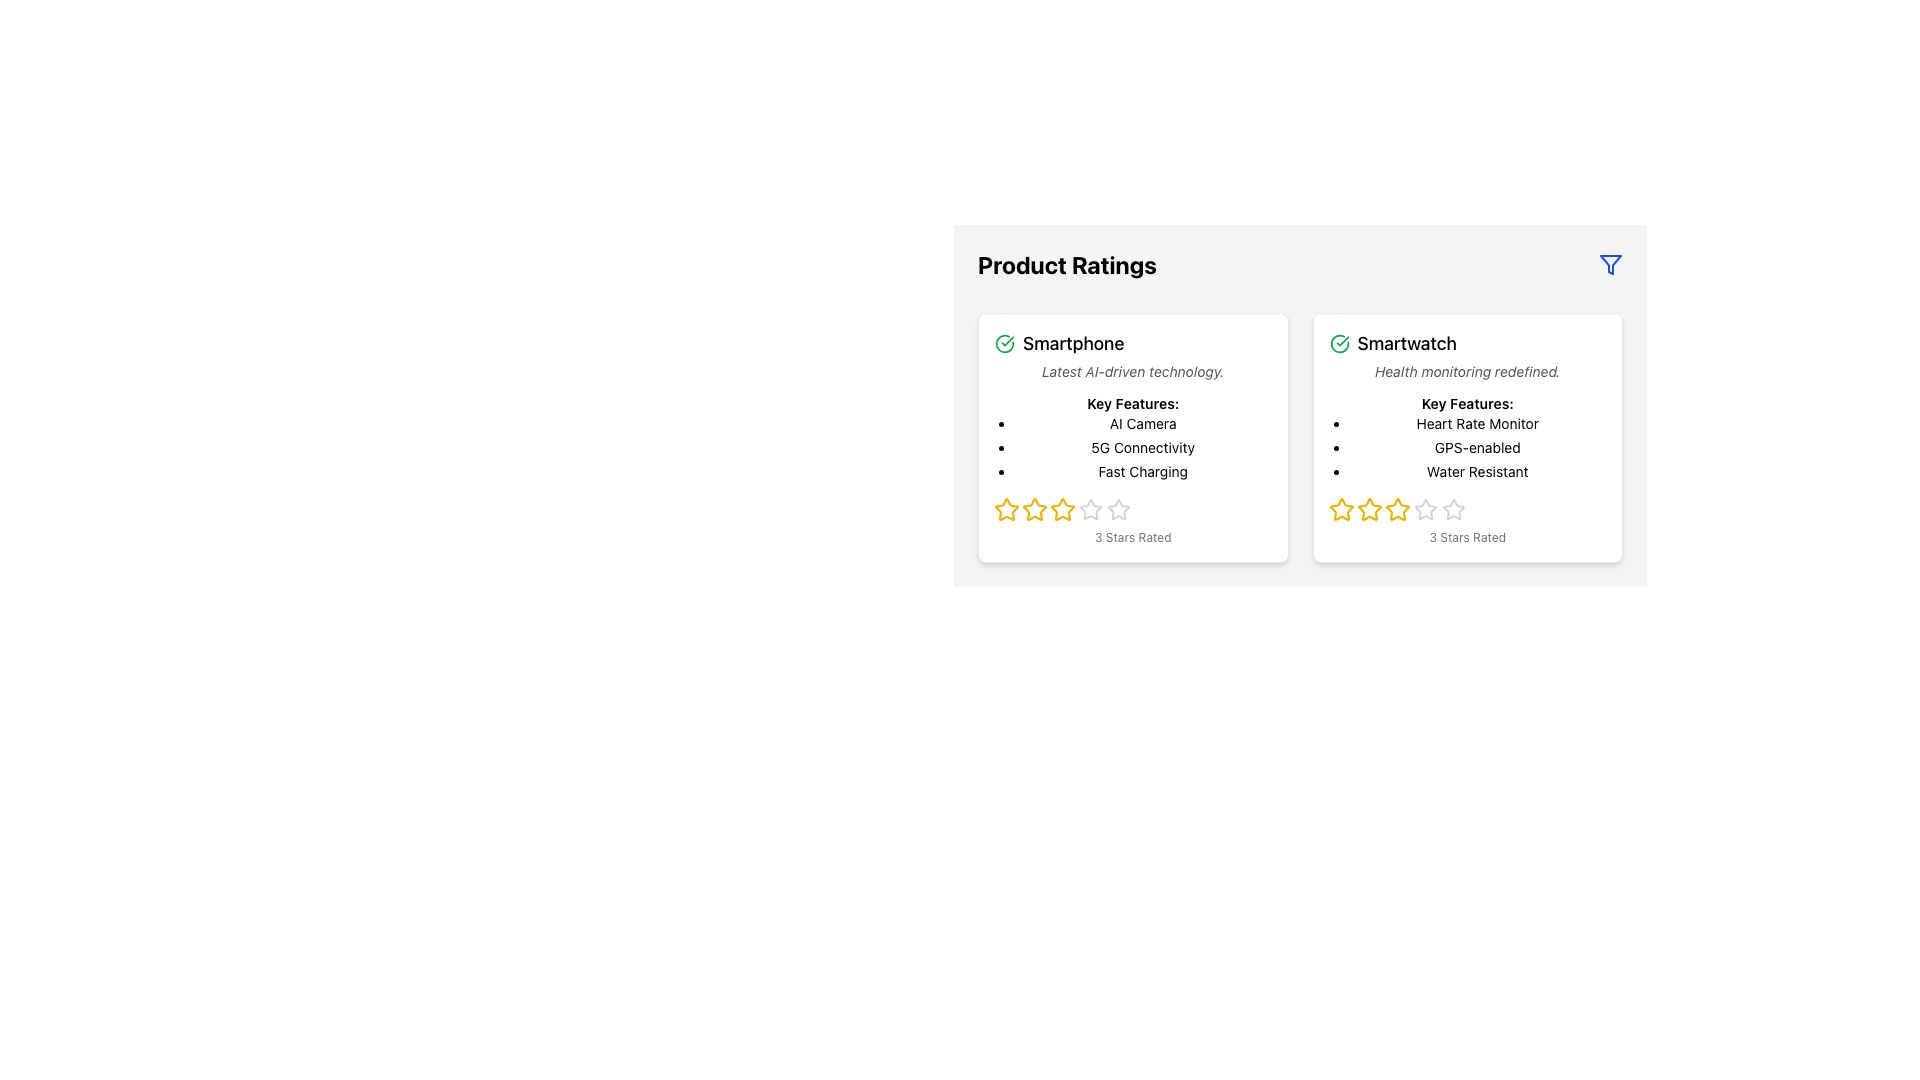  Describe the element at coordinates (1061, 508) in the screenshot. I see `the third star in the row of star rating icons located under the 'Smartphone' card in the 'Product Ratings' section` at that location.